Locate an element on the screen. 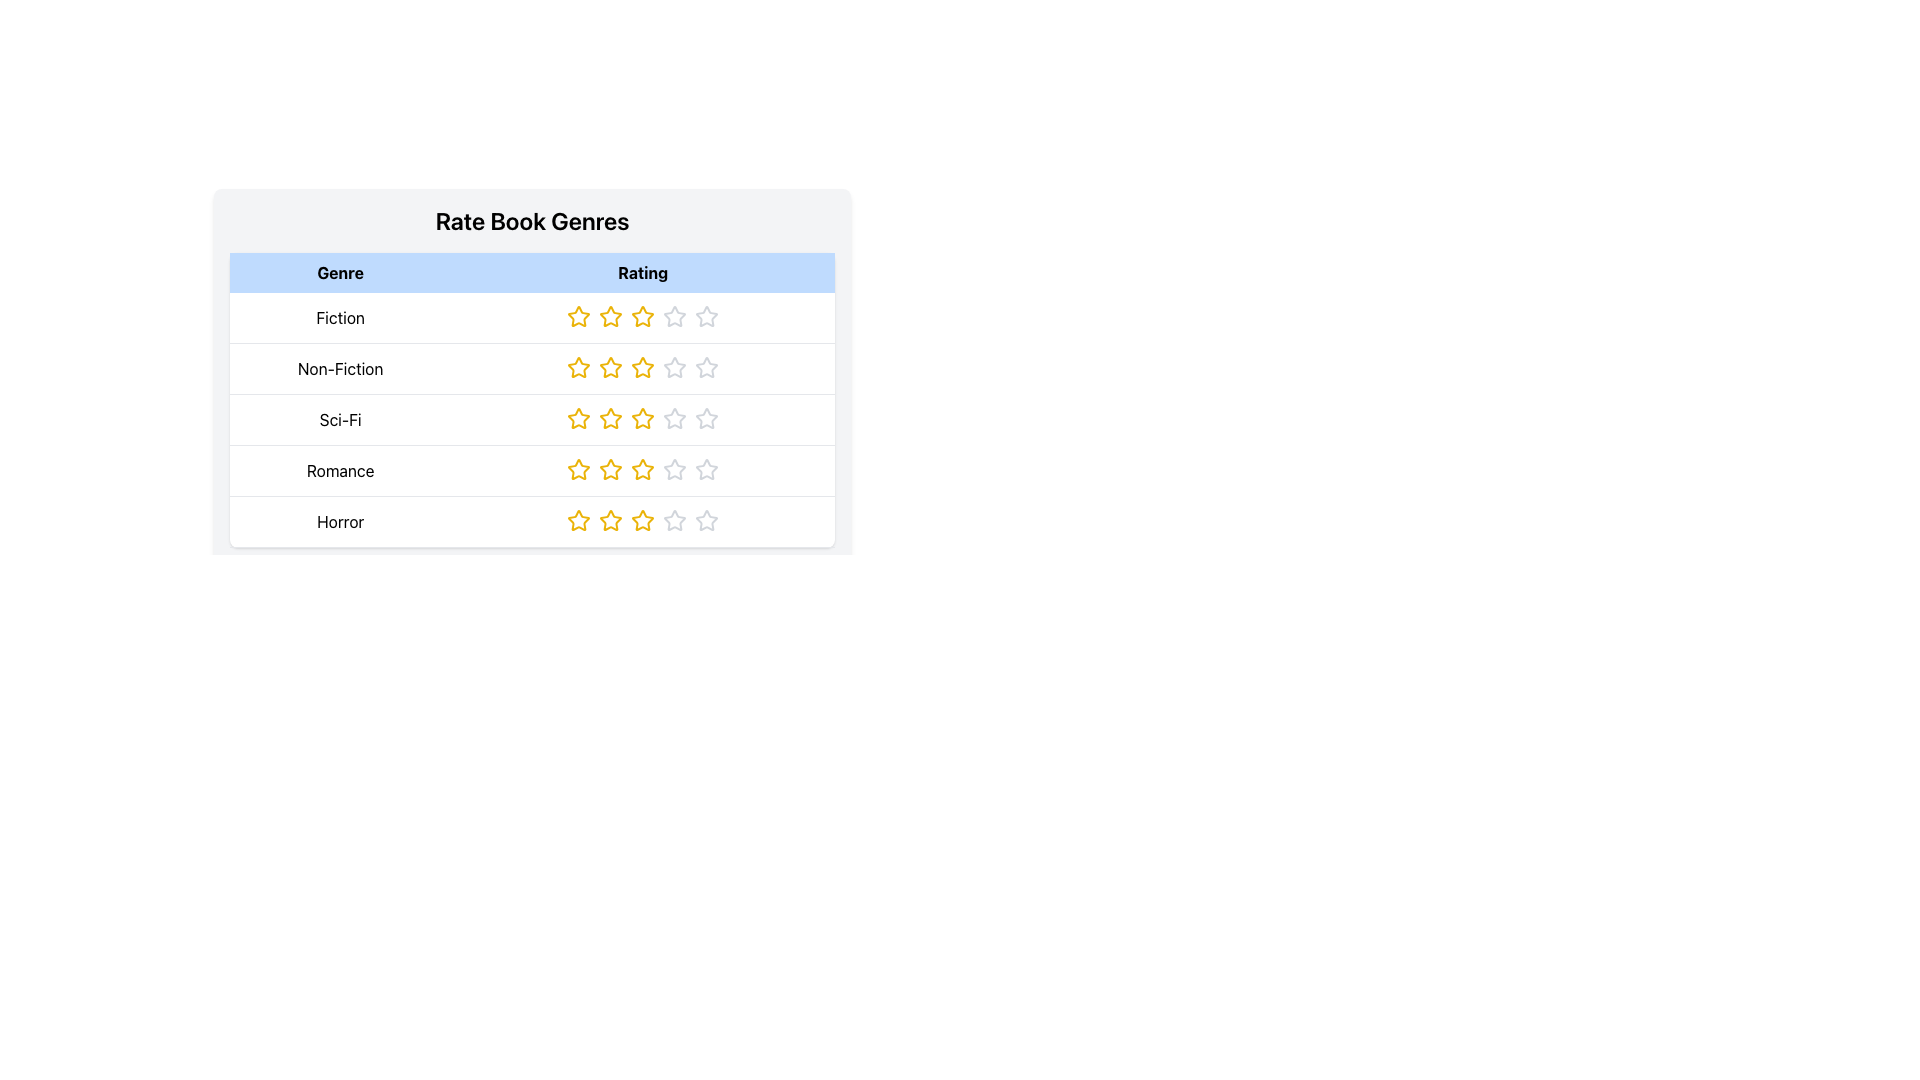 The width and height of the screenshot is (1920, 1080). the header Text Label for the Genre column, which is located at the far left of the 'GenreRating' header row is located at coordinates (340, 273).